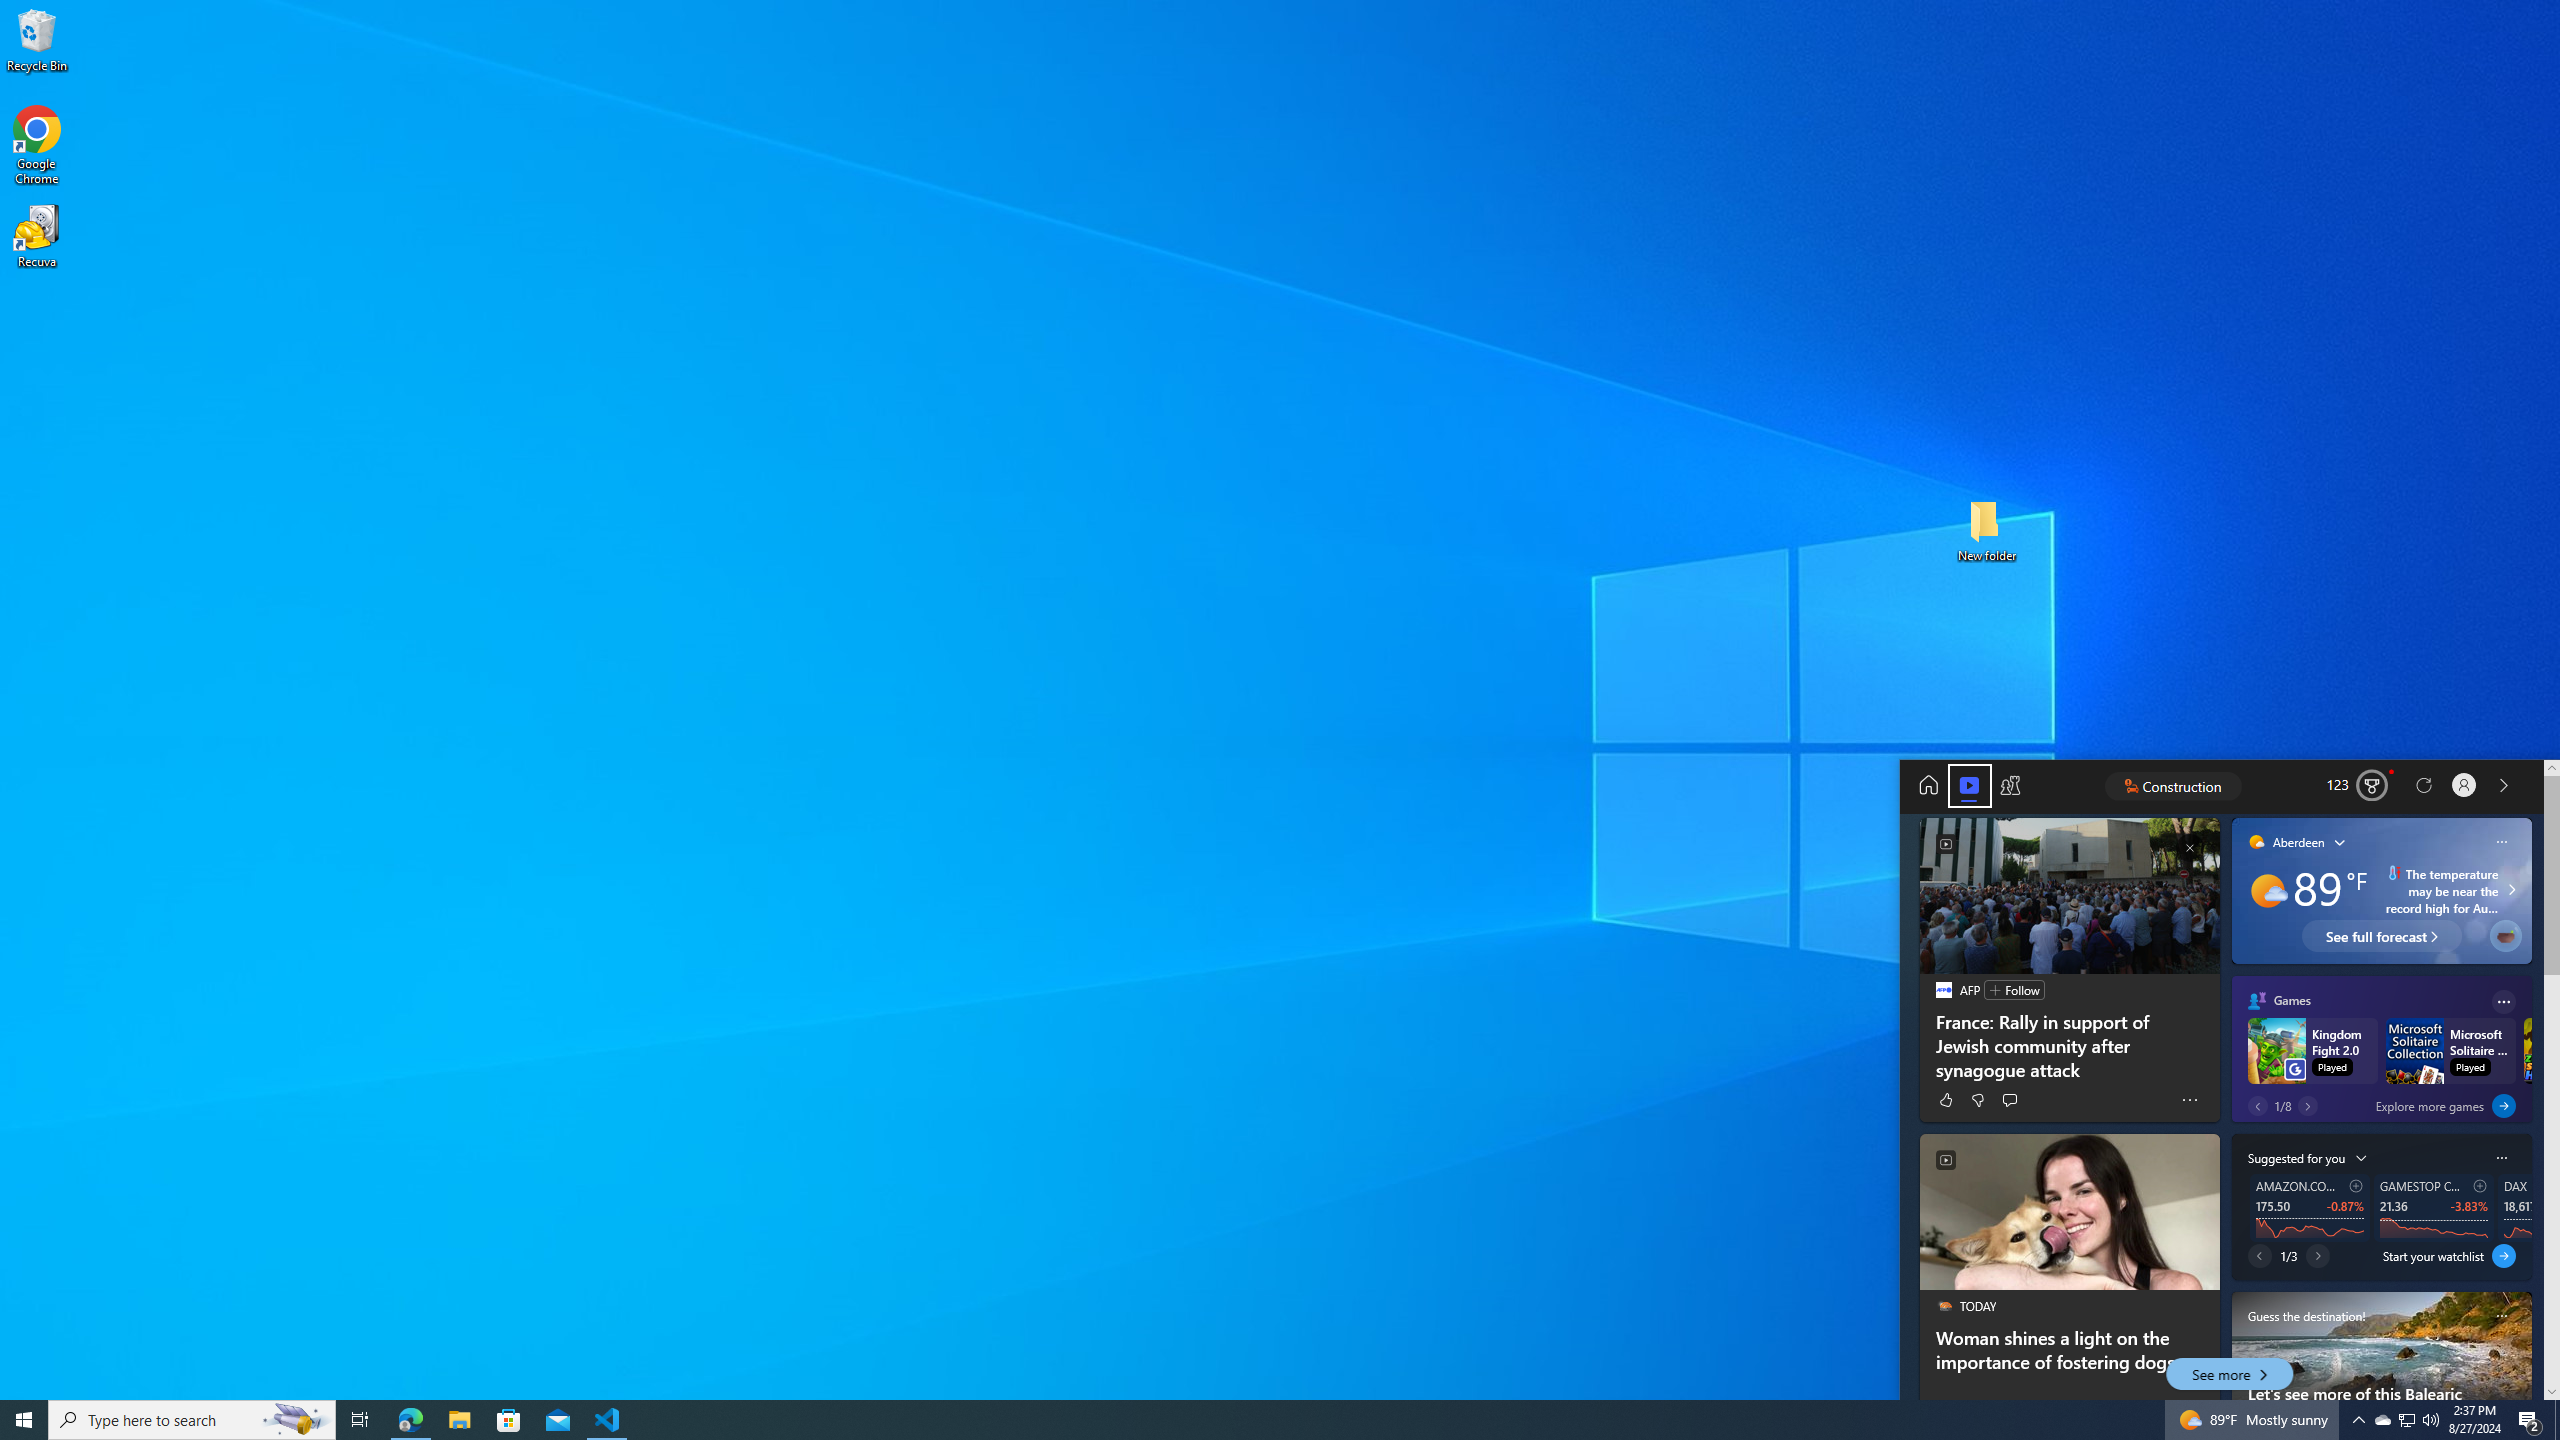  What do you see at coordinates (2382, 1418) in the screenshot?
I see `'Q2790: 100%'` at bounding box center [2382, 1418].